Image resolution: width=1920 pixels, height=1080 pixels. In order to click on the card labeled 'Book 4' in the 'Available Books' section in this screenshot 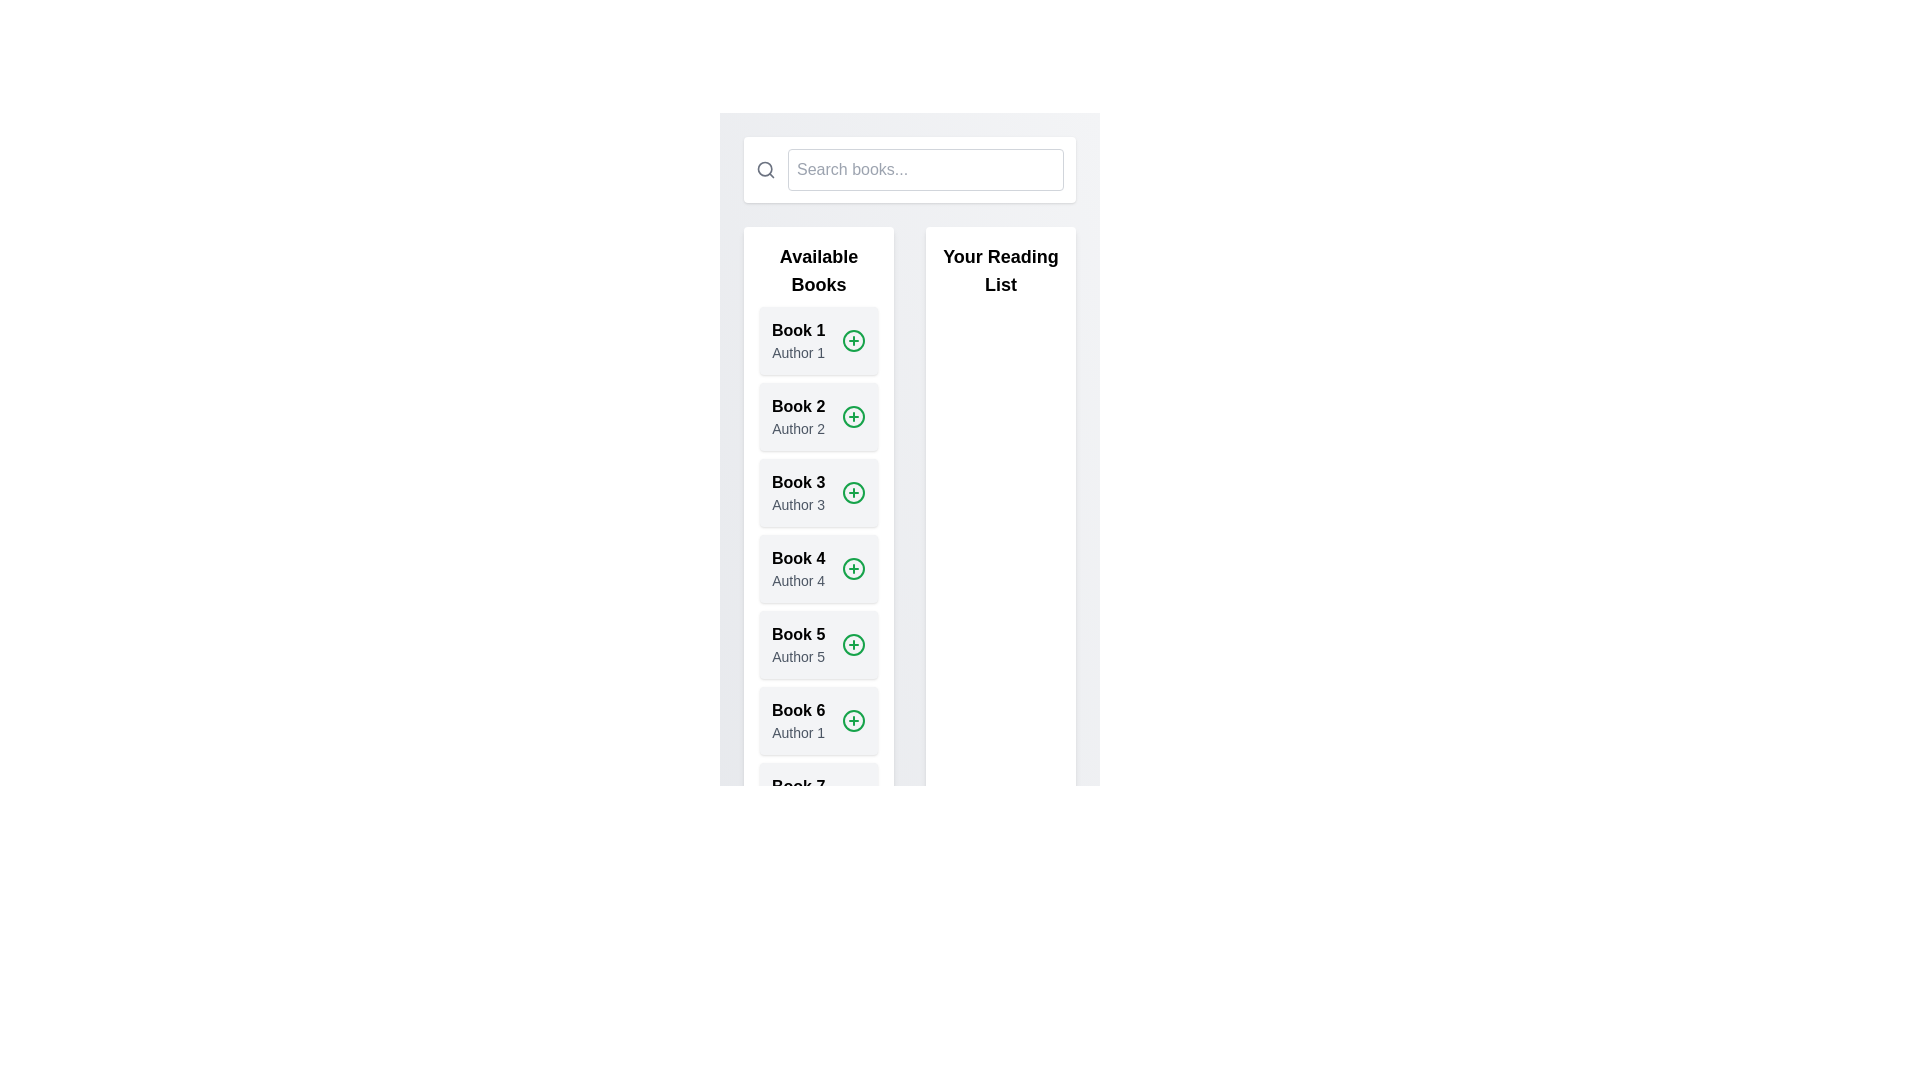, I will do `click(819, 569)`.